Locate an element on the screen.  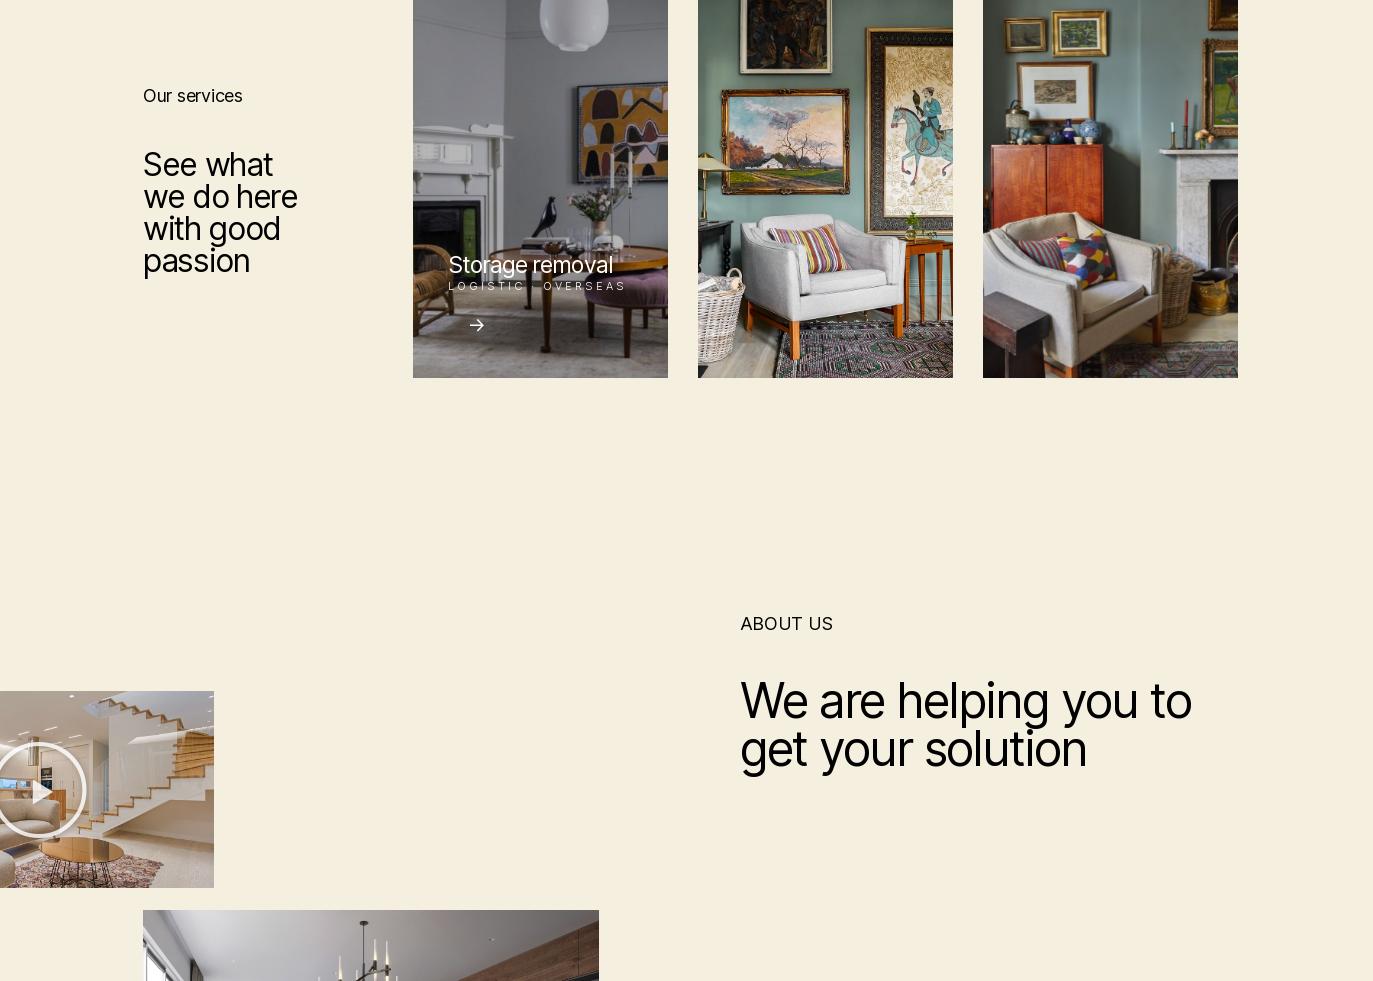
'Advertise Here' is located at coordinates (754, 416).